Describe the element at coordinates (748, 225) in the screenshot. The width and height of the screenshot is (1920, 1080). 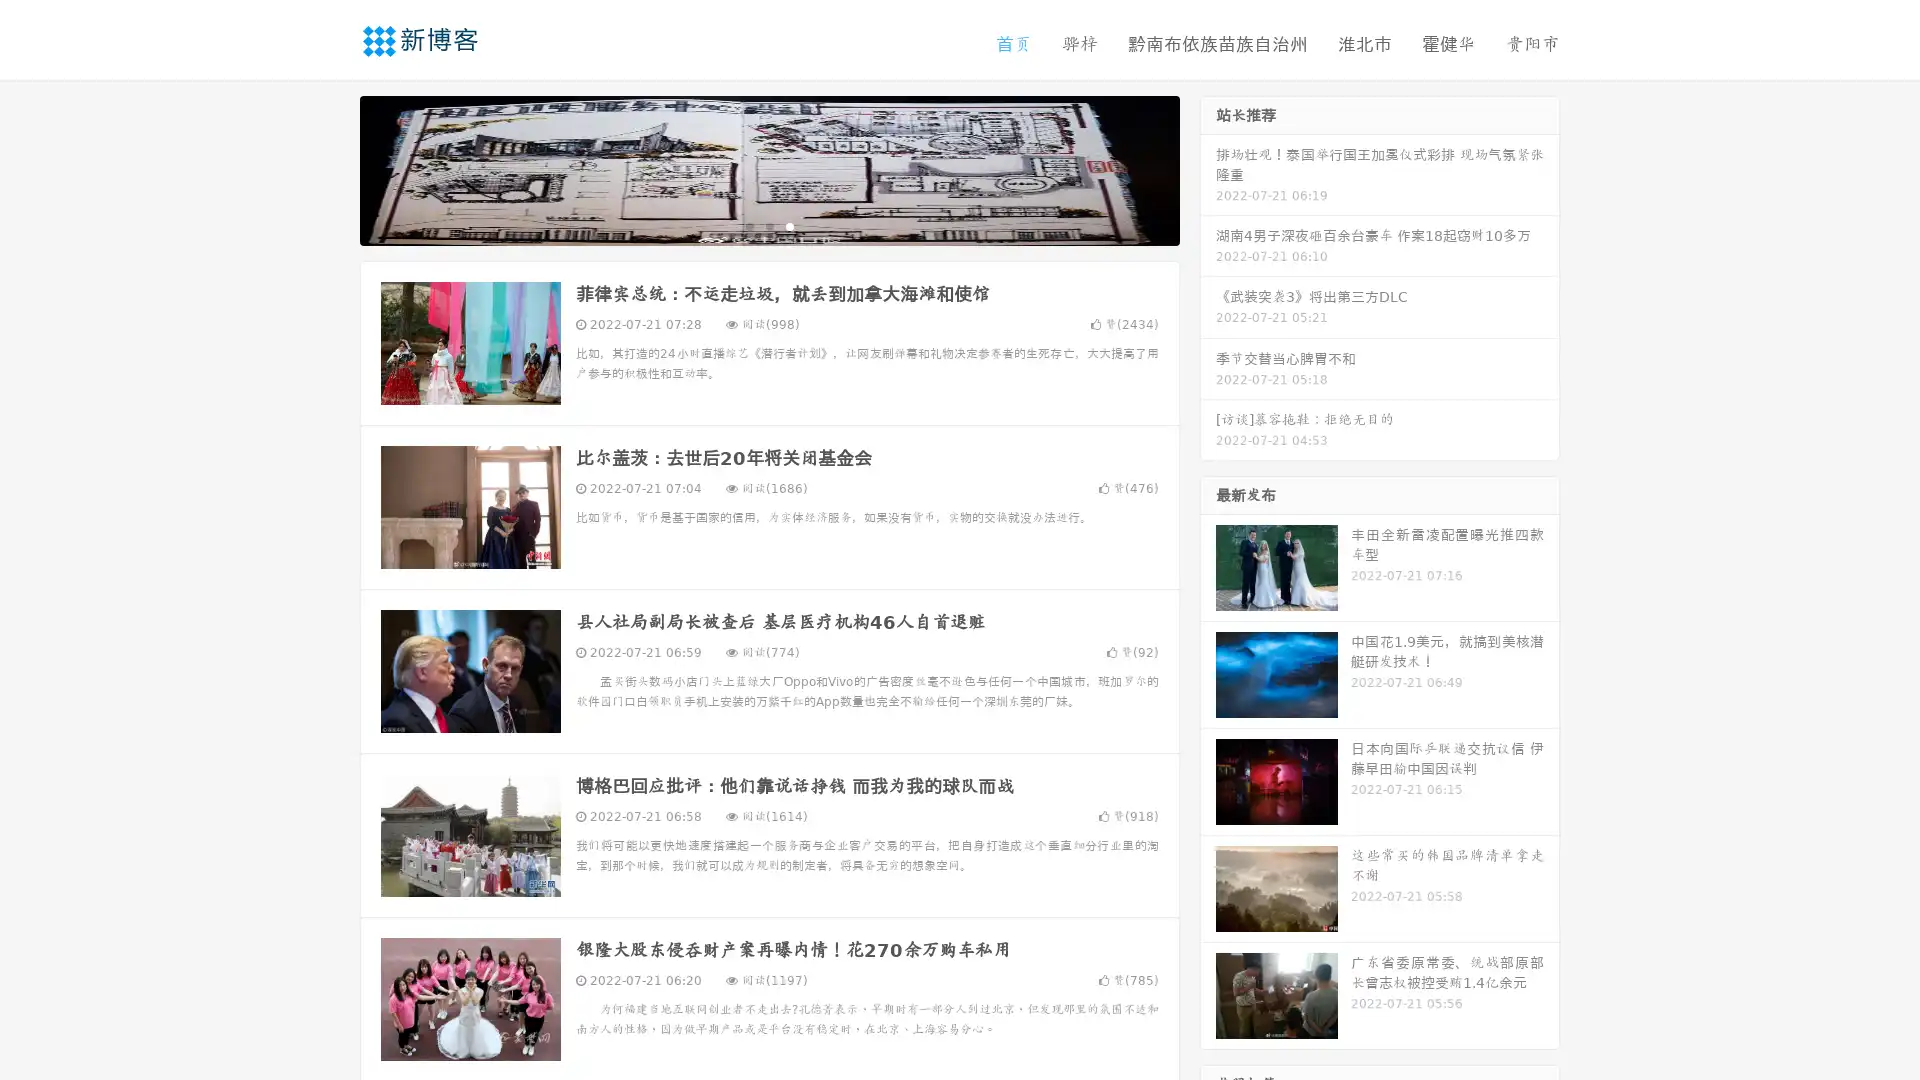
I see `Go to slide 1` at that location.